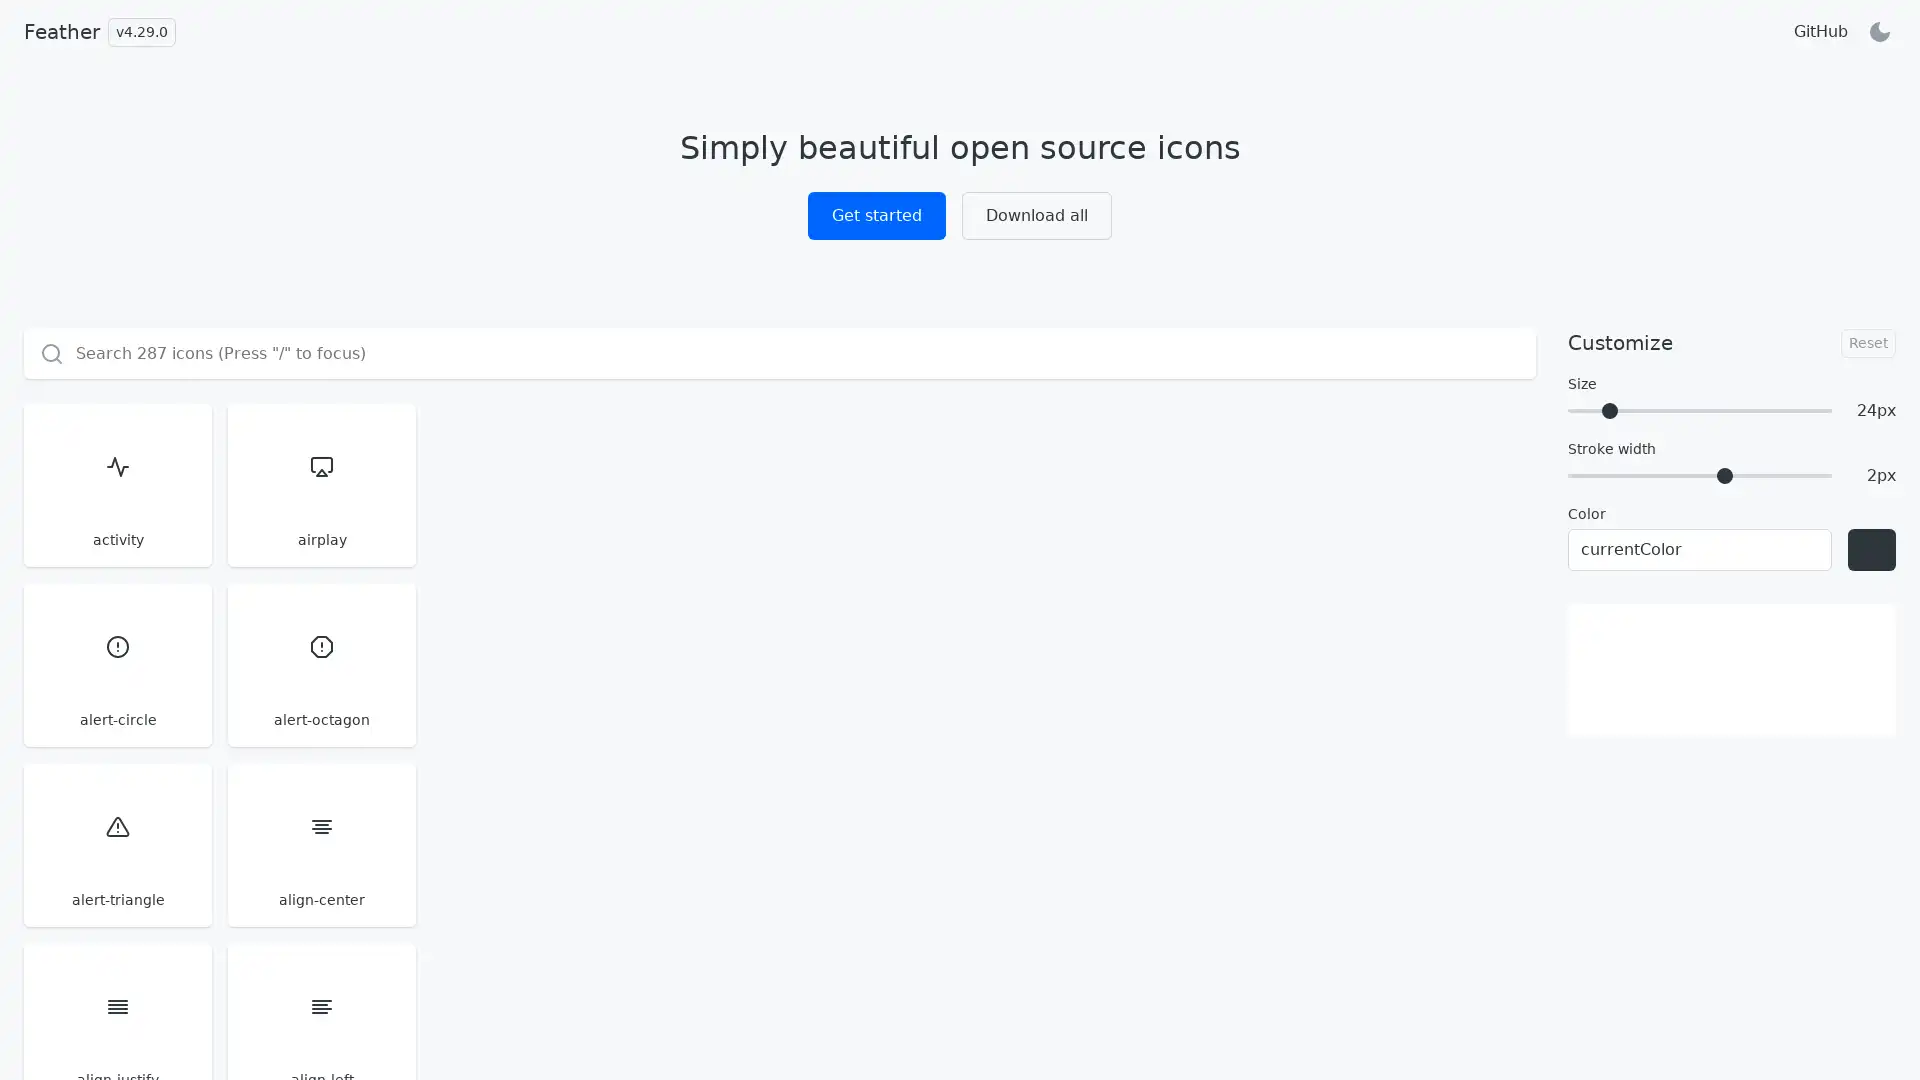 This screenshot has height=1080, width=1920. What do you see at coordinates (778, 485) in the screenshot?
I see `alert-triangle` at bounding box center [778, 485].